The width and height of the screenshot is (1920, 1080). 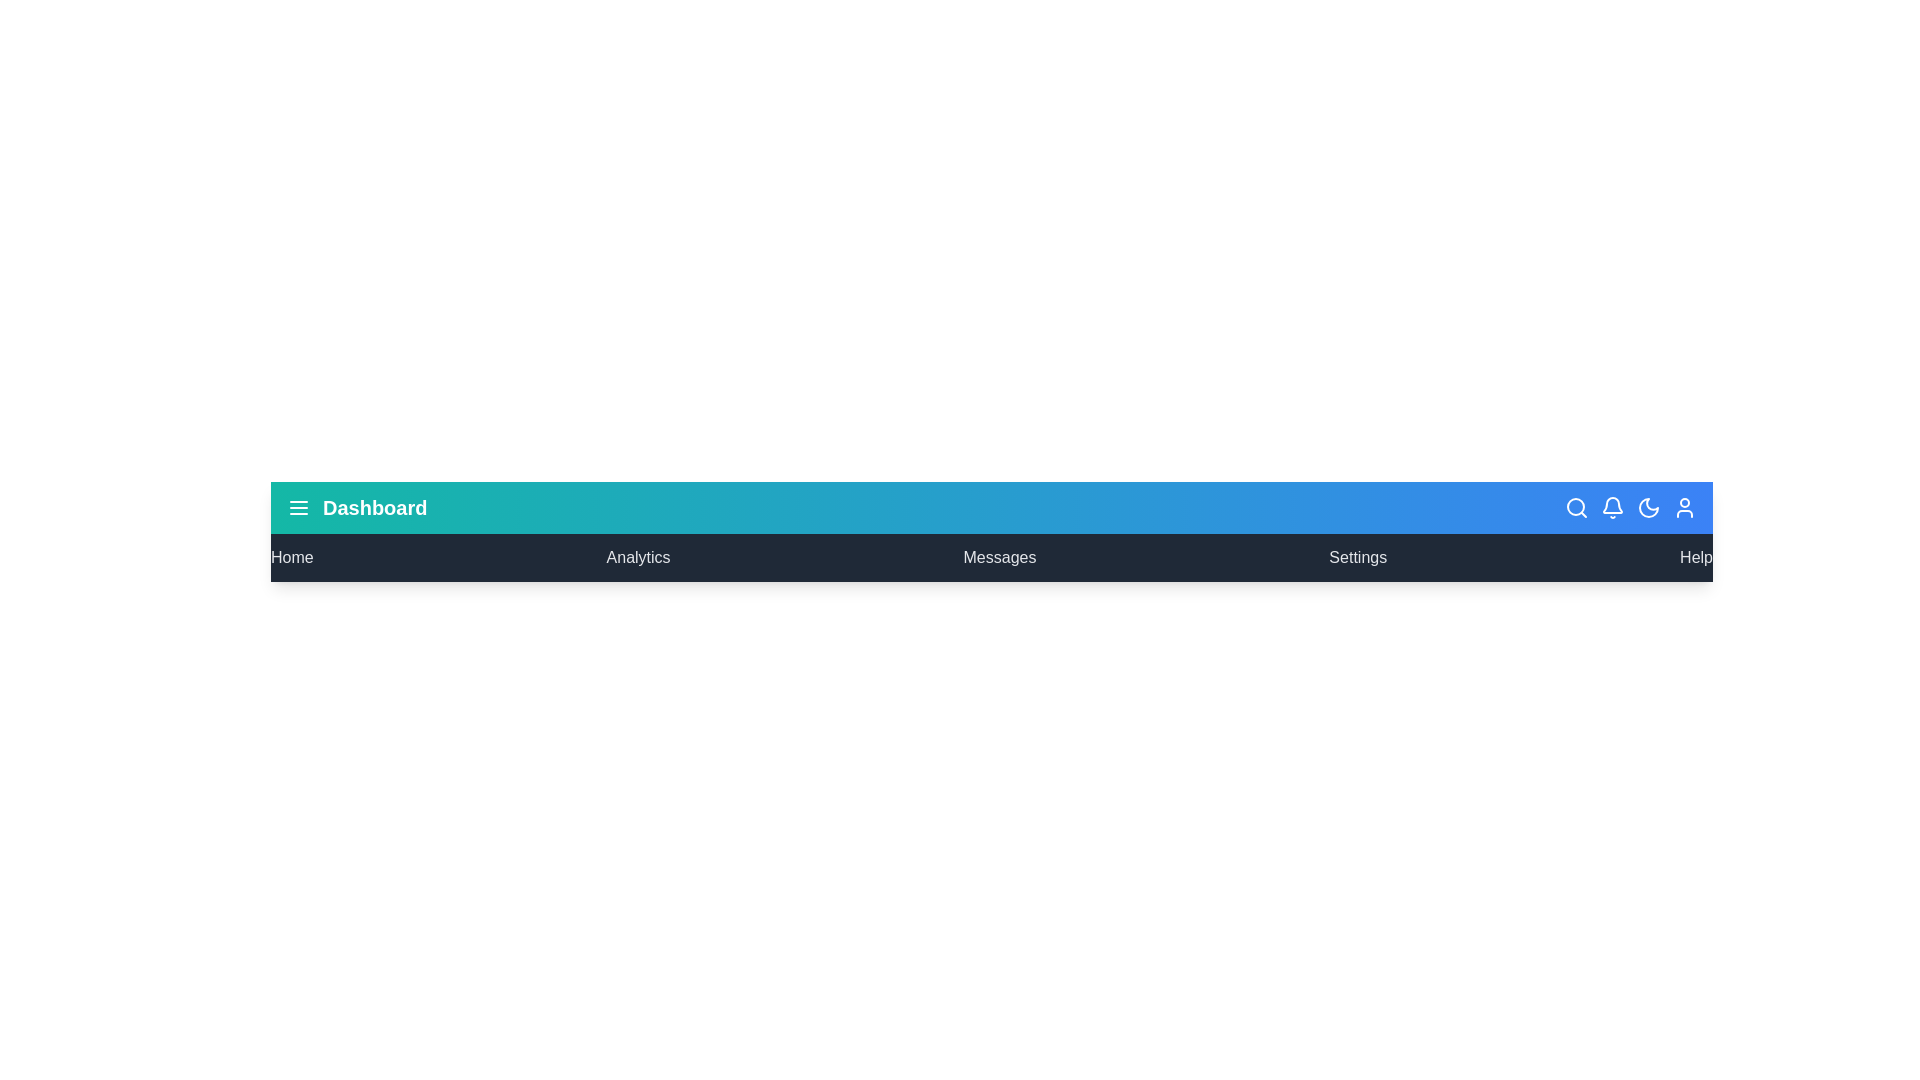 What do you see at coordinates (1576, 507) in the screenshot?
I see `search icon to activate the search functionality` at bounding box center [1576, 507].